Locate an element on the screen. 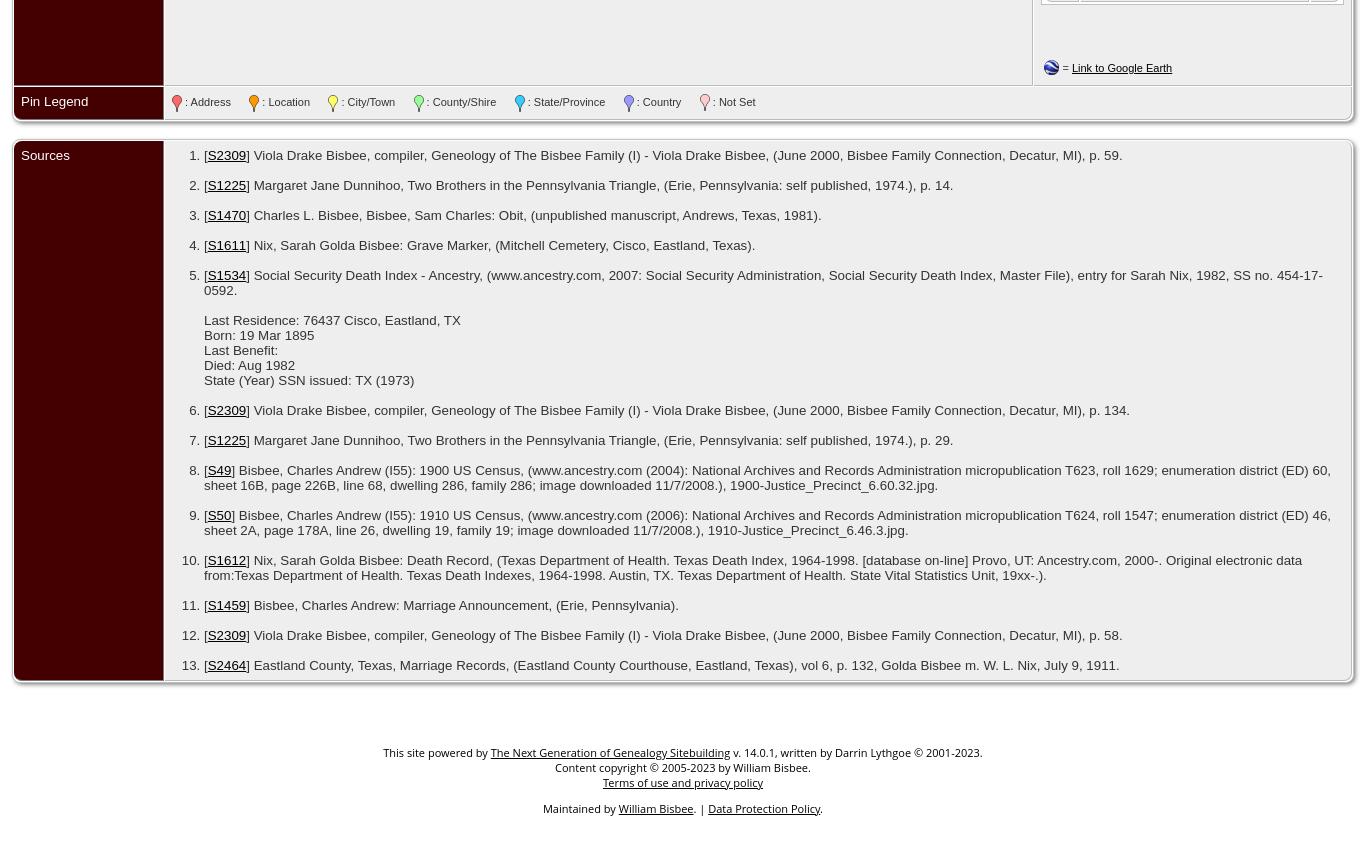  ']  Bisbee, Charles Andrew (I55): 1910 US Census, (www.ancestry.com (2006): National Archives and Records Administration micropublication T624, roll 1547; enumeration district (ED) 46, sheet 2A, page 178A, line 26, dwelling 19, family 19; image downloaded 11/7/2008.), 1910-Justice_Precinct_6.46.3.jpg.' is located at coordinates (767, 521).